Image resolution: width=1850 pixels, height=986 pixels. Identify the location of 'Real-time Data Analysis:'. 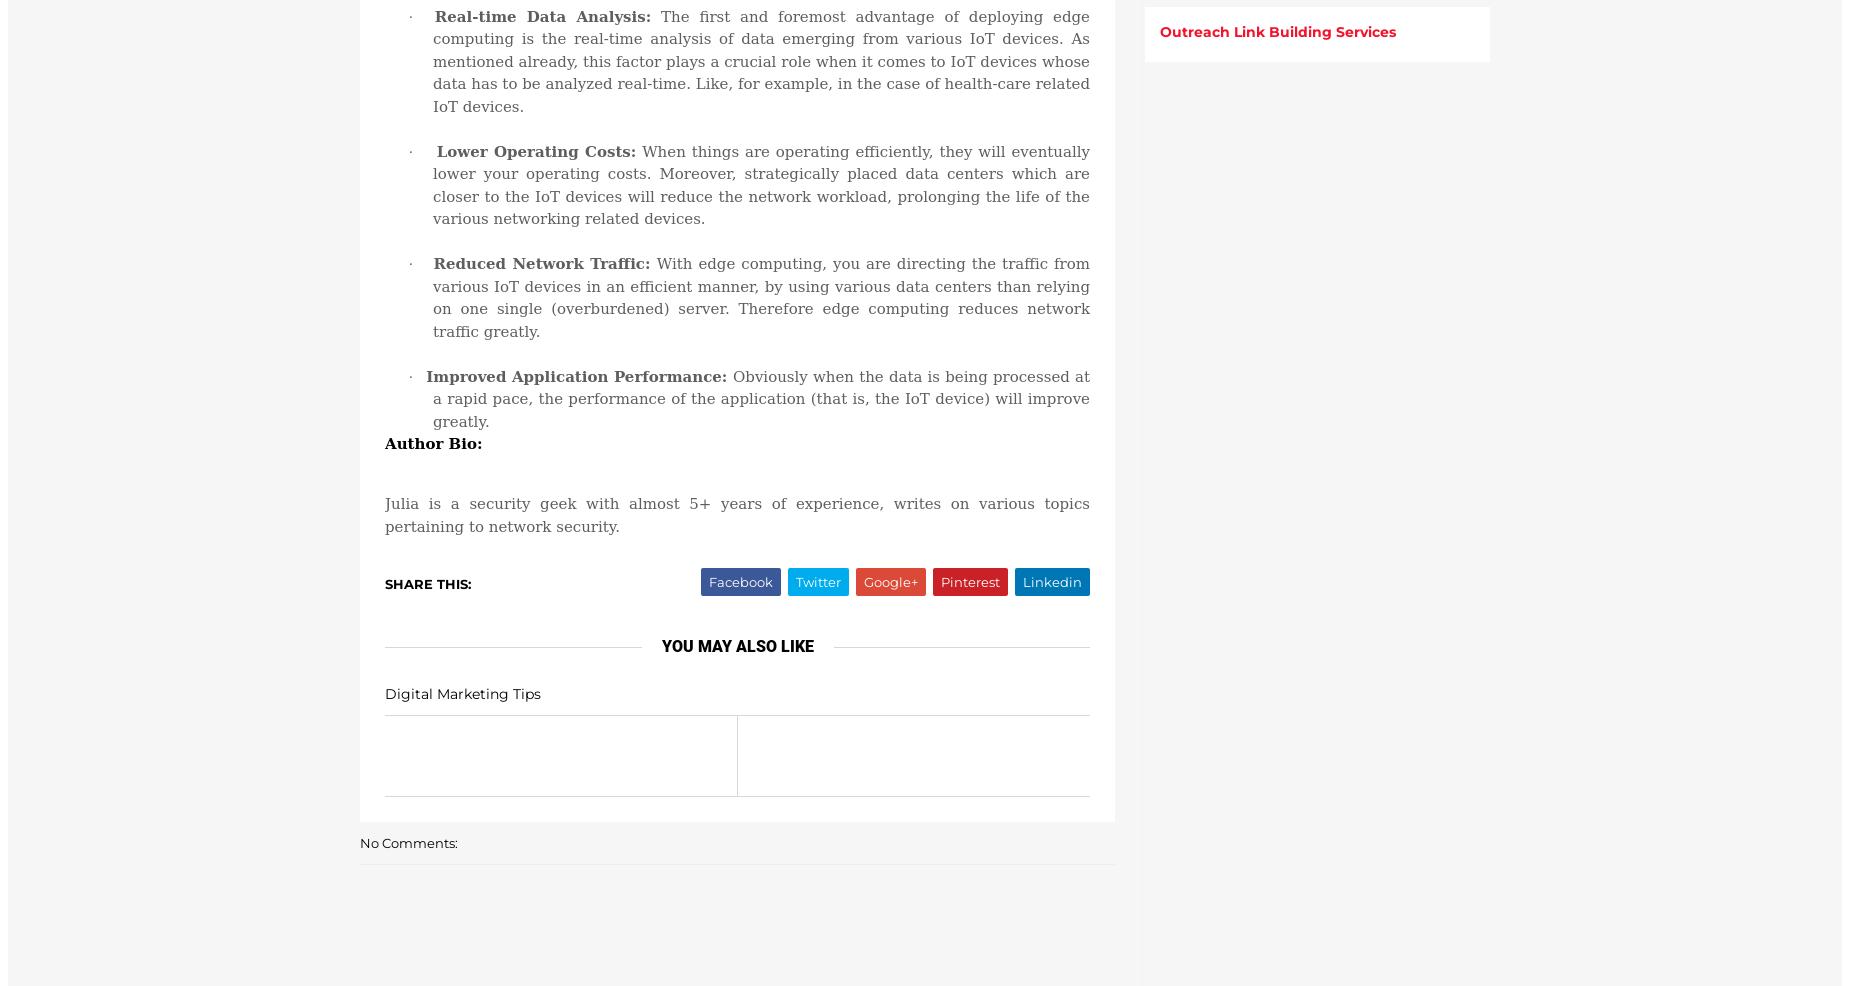
(542, 14).